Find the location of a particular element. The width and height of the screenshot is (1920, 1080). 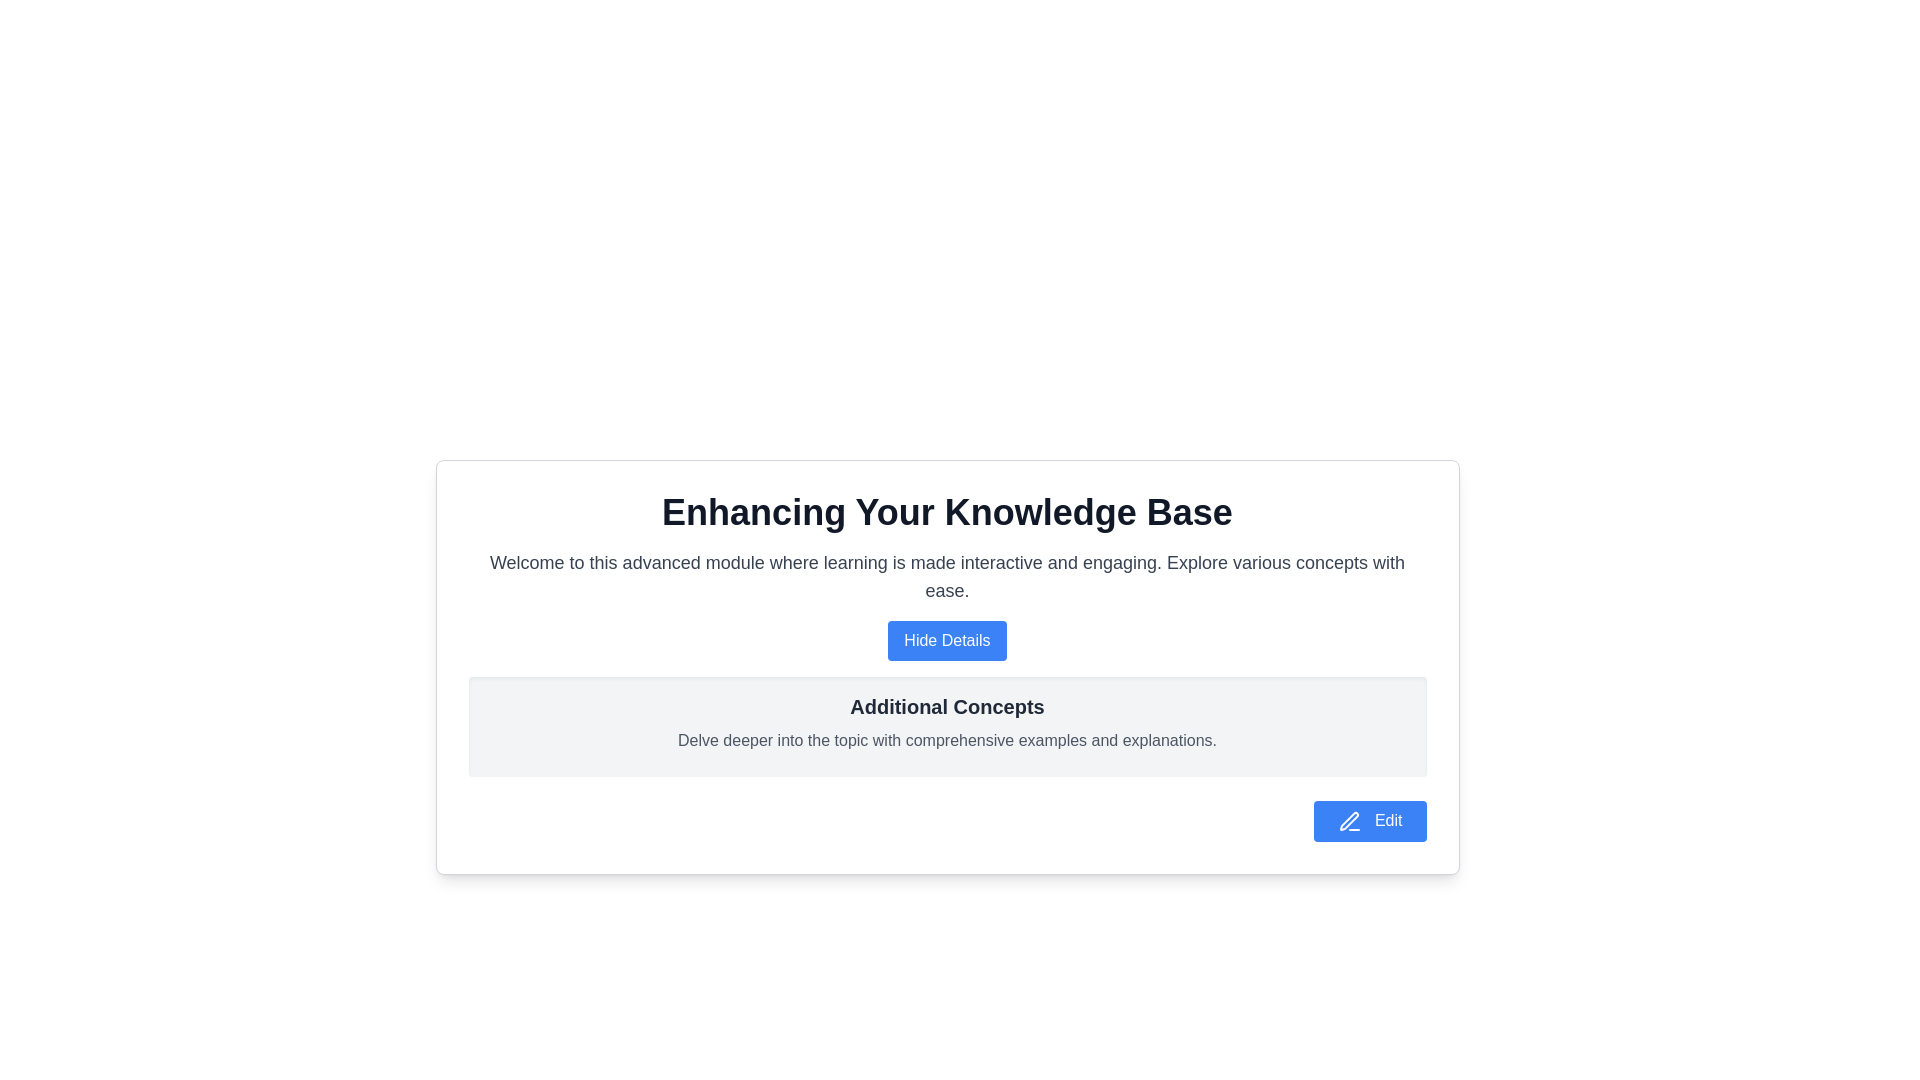

the small triangular pen nib icon located in the bottom-right corner of the white card is located at coordinates (1349, 821).